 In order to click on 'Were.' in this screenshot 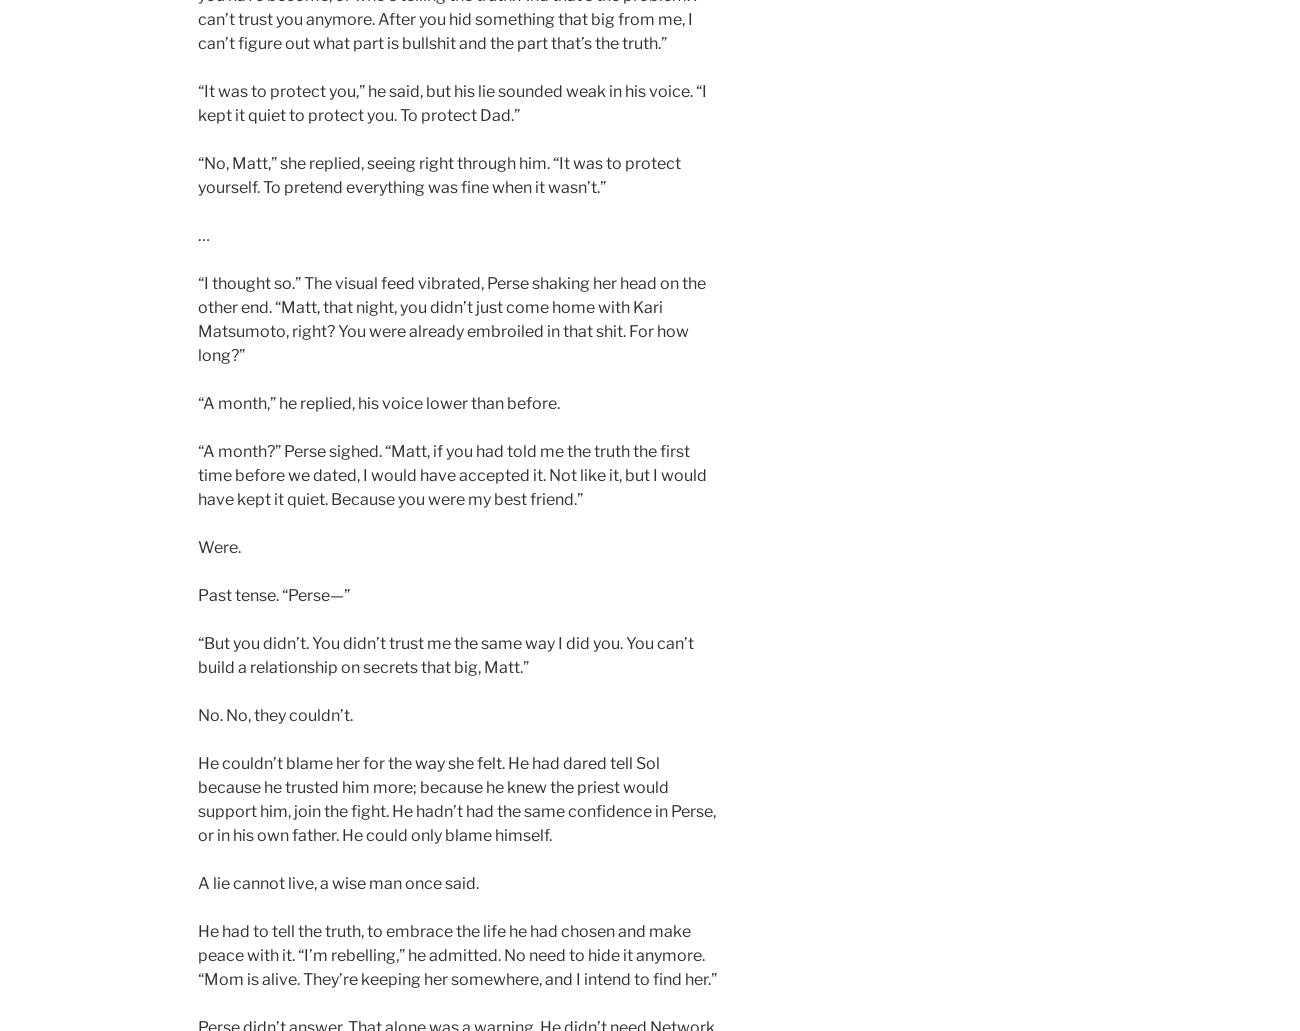, I will do `click(218, 546)`.